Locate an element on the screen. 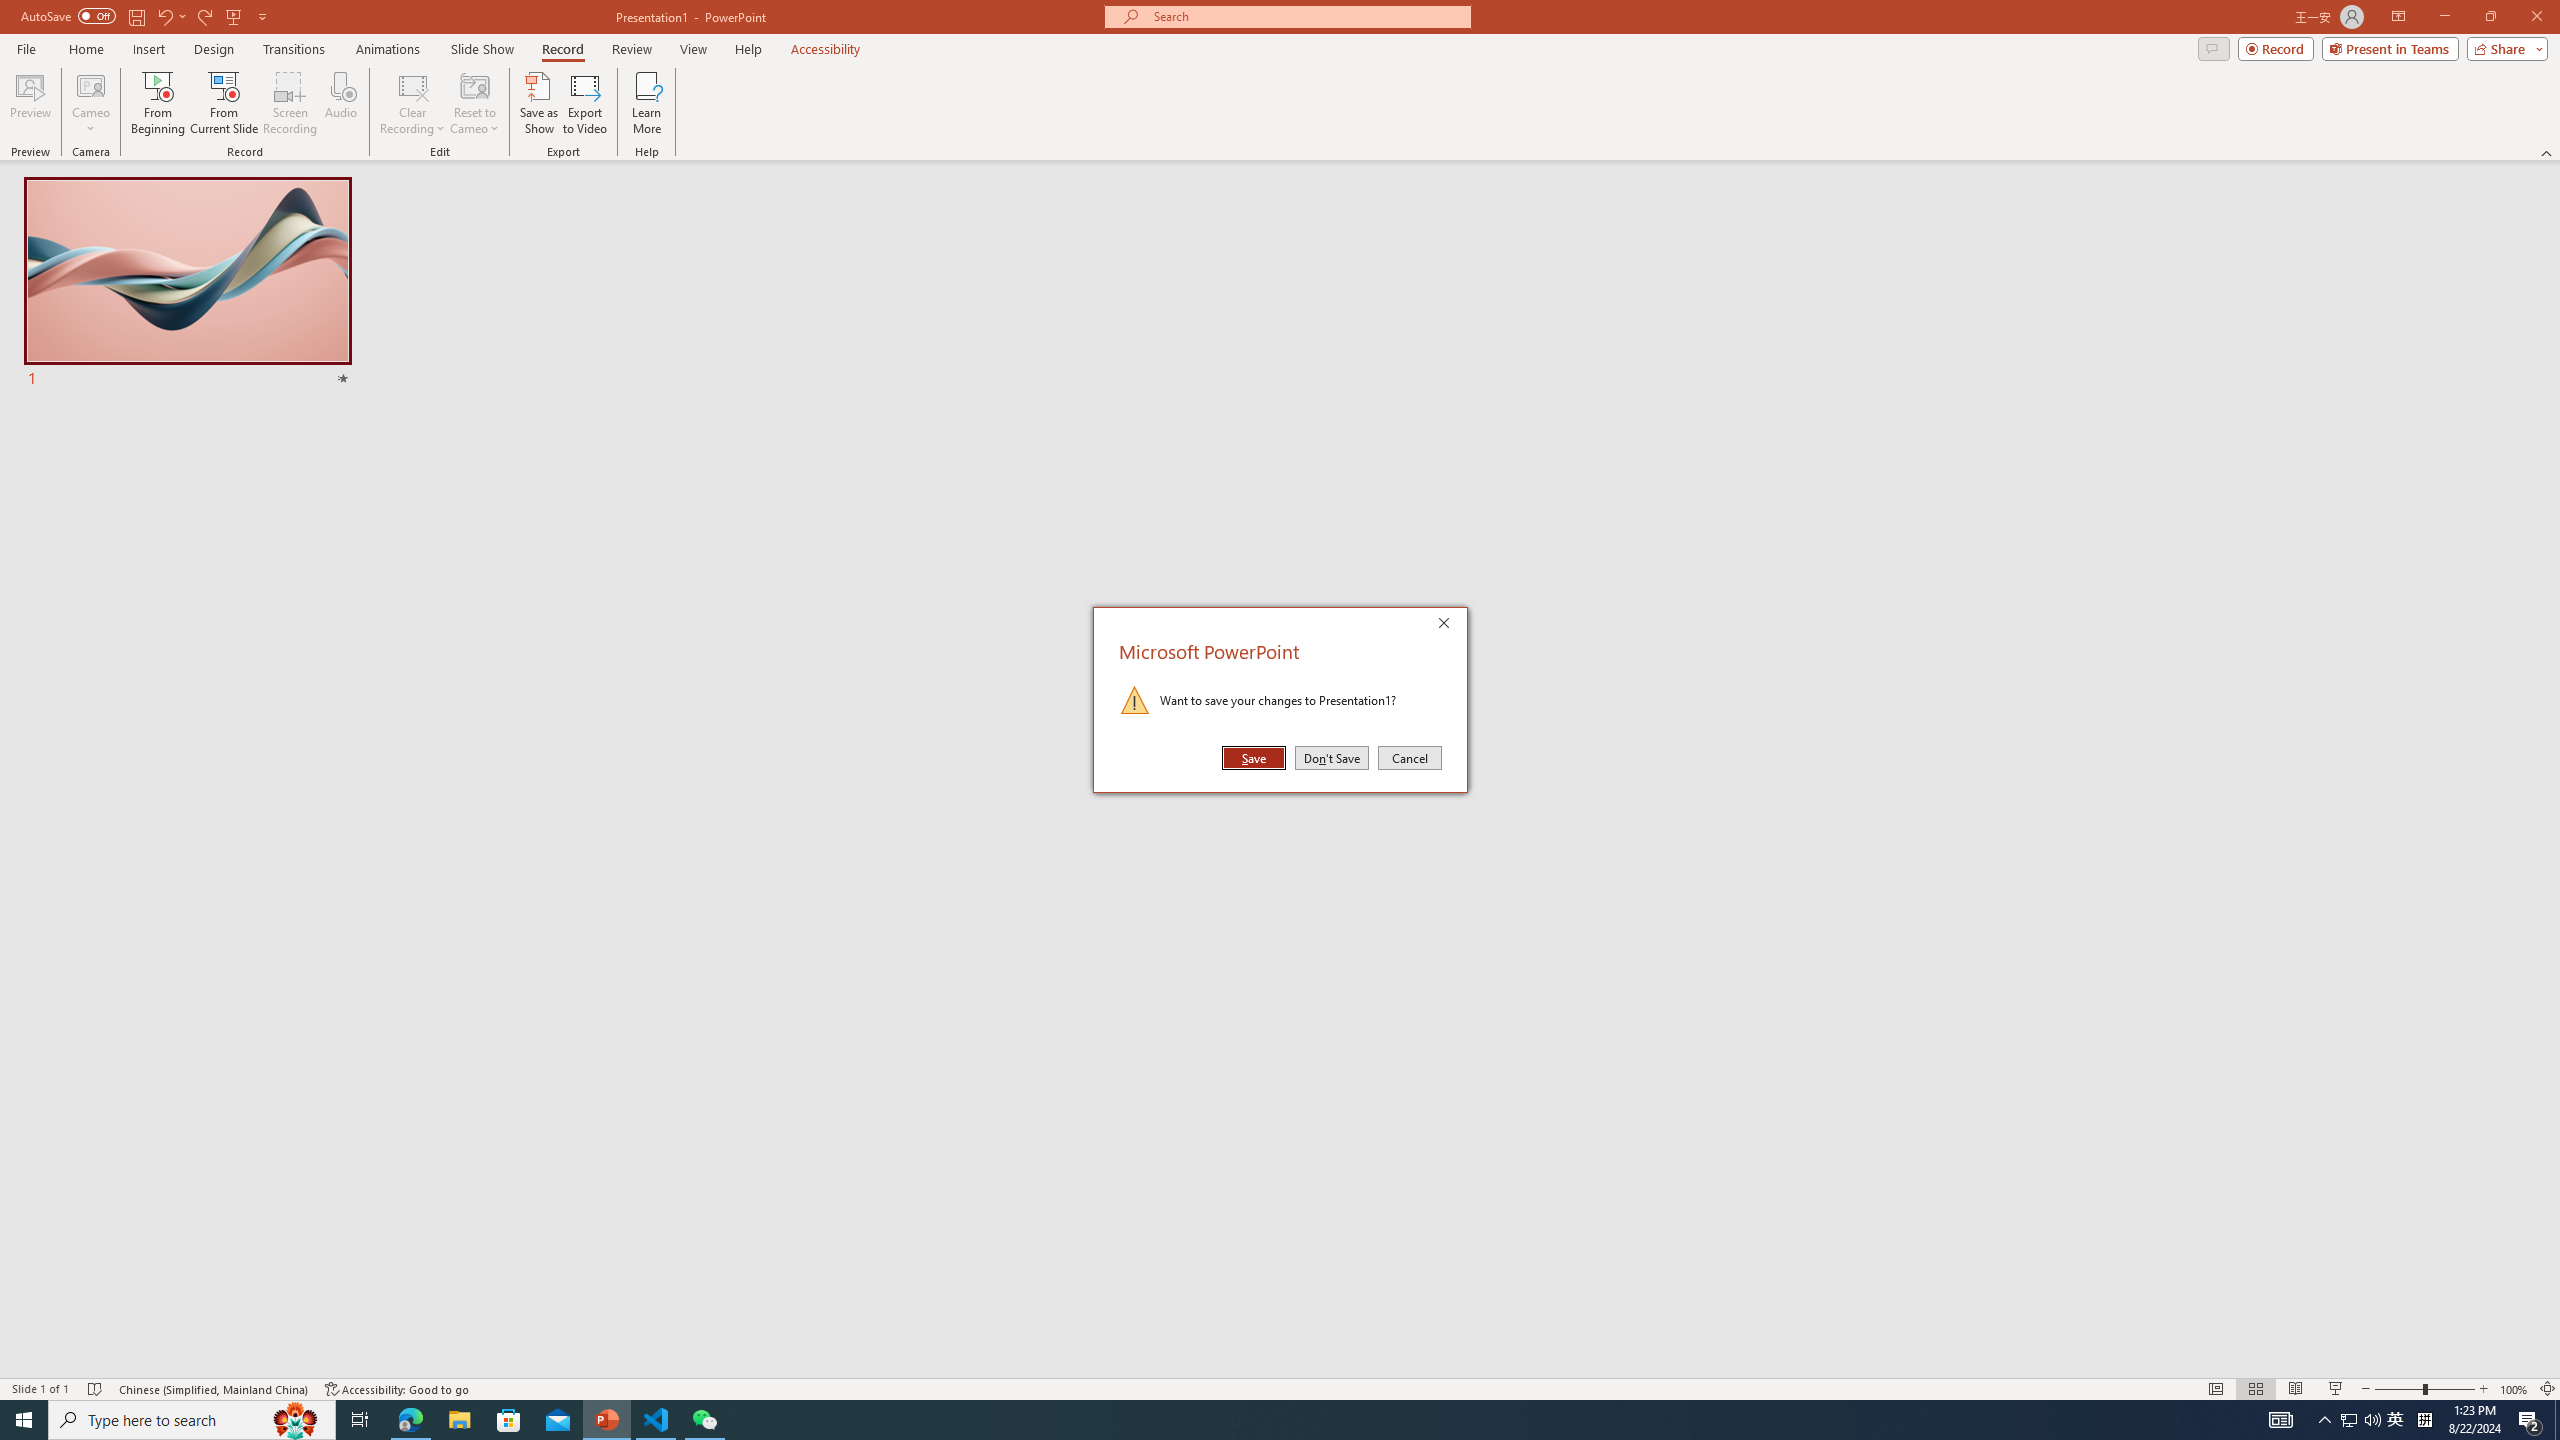 The image size is (2560, 1440). 'Zoom 100%' is located at coordinates (2515, 1389).